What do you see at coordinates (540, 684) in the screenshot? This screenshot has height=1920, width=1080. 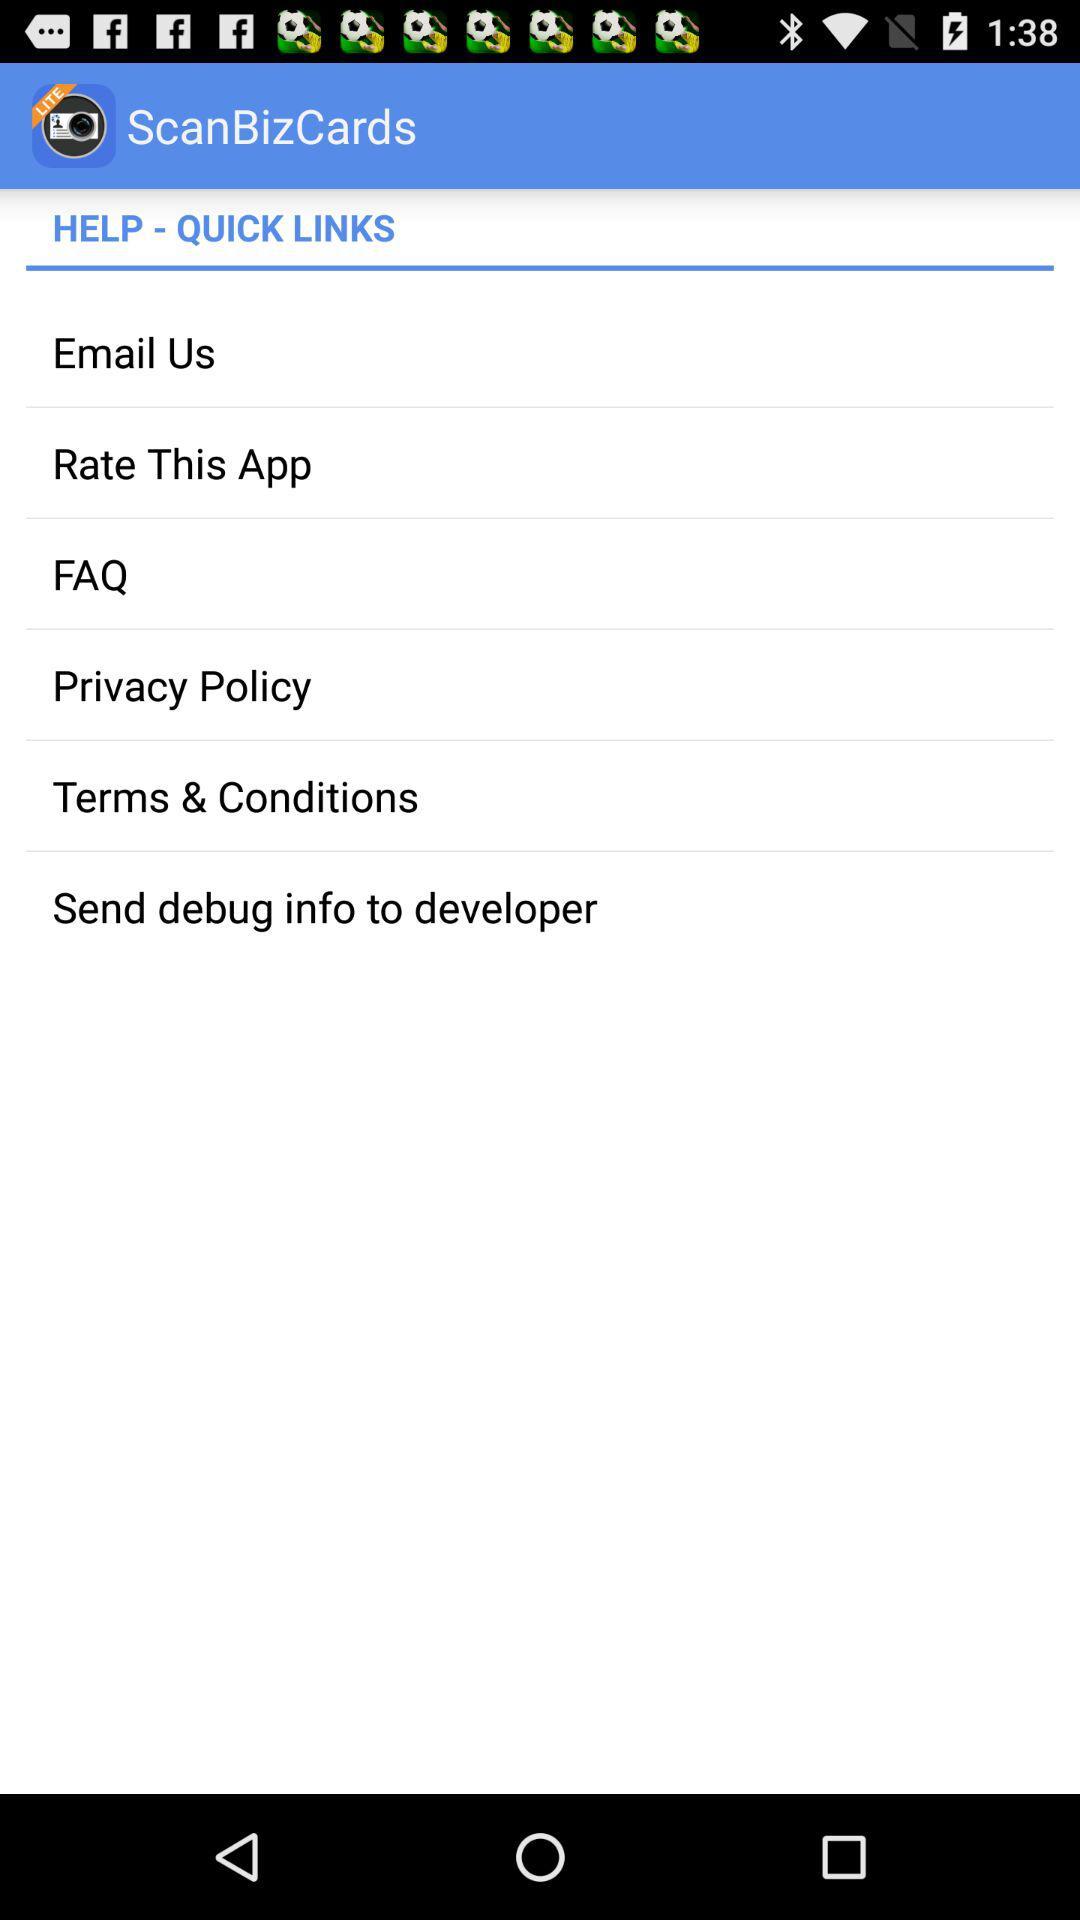 I see `app above the terms & conditions icon` at bounding box center [540, 684].